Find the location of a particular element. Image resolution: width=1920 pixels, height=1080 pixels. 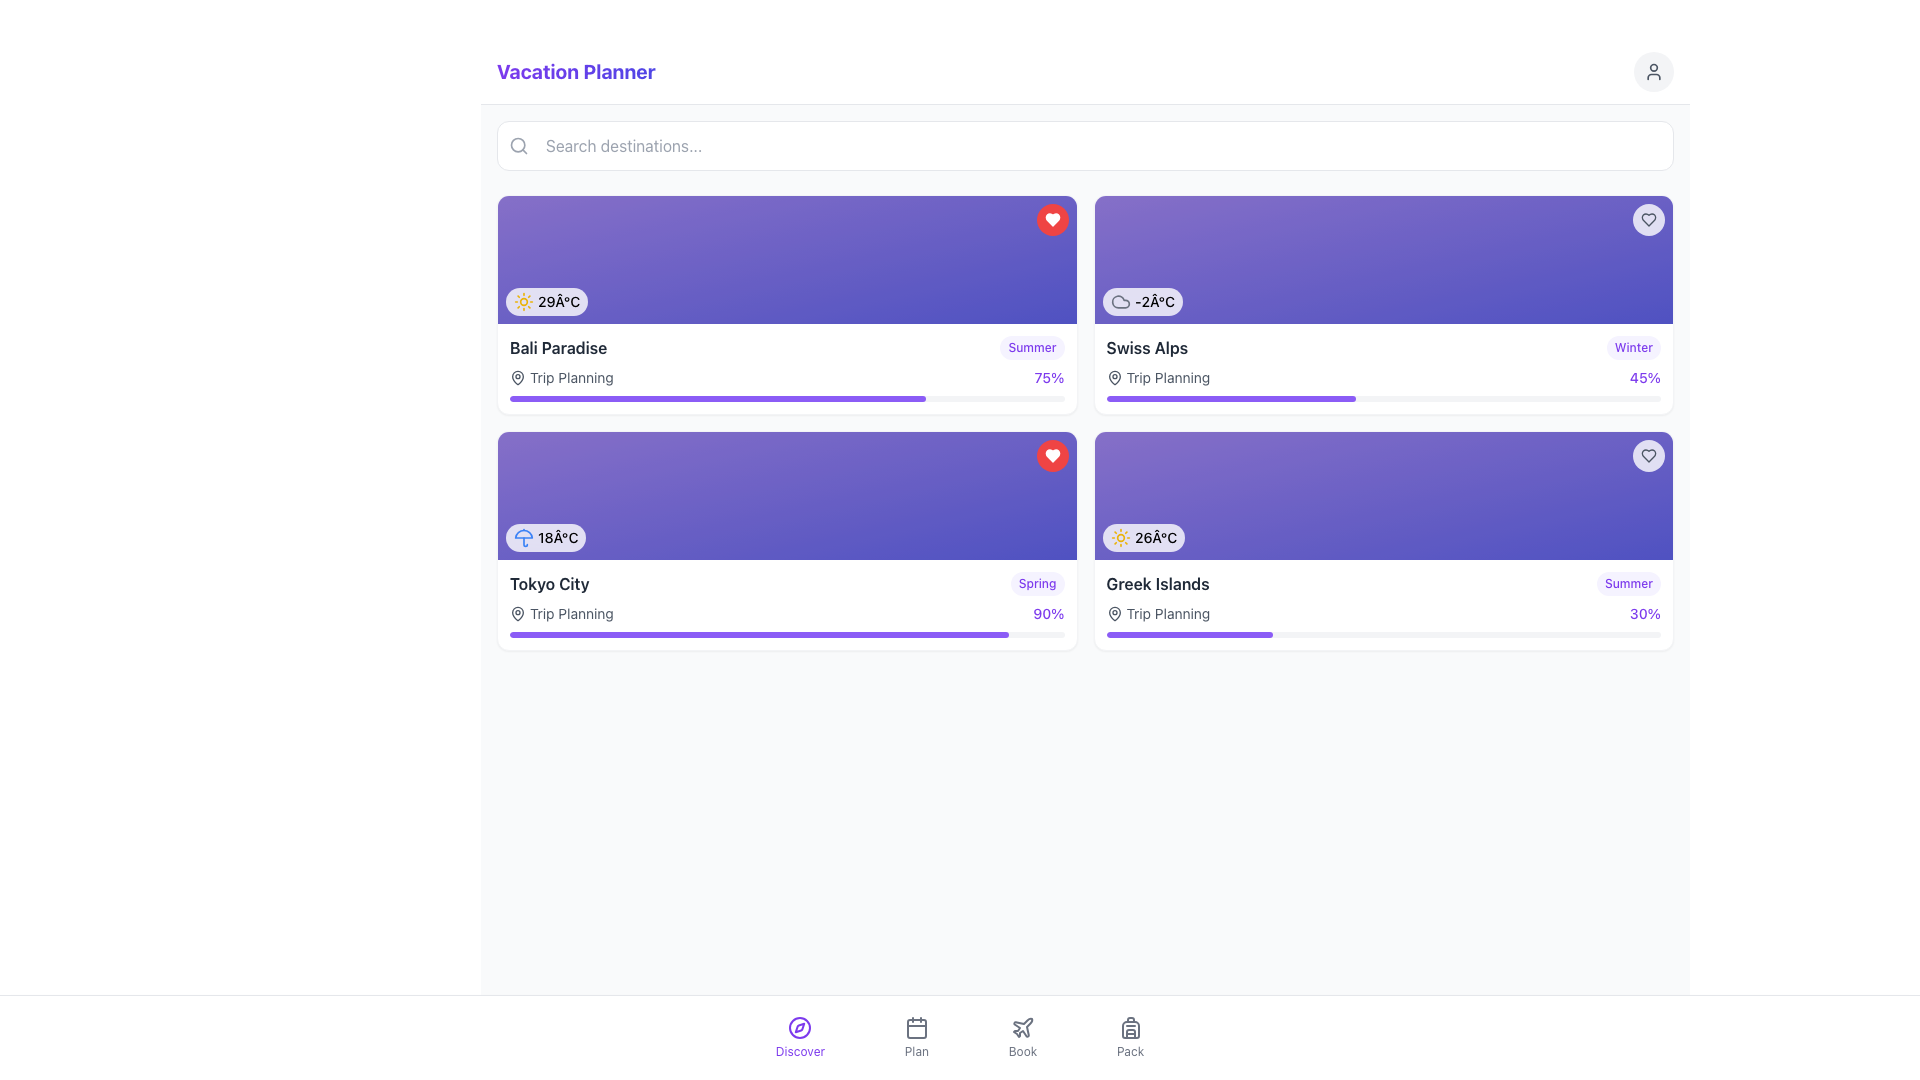

progress bar segment indicating 30% completion, located below the 'Greek Islands' card in the bottom right corner of the card group is located at coordinates (1189, 635).